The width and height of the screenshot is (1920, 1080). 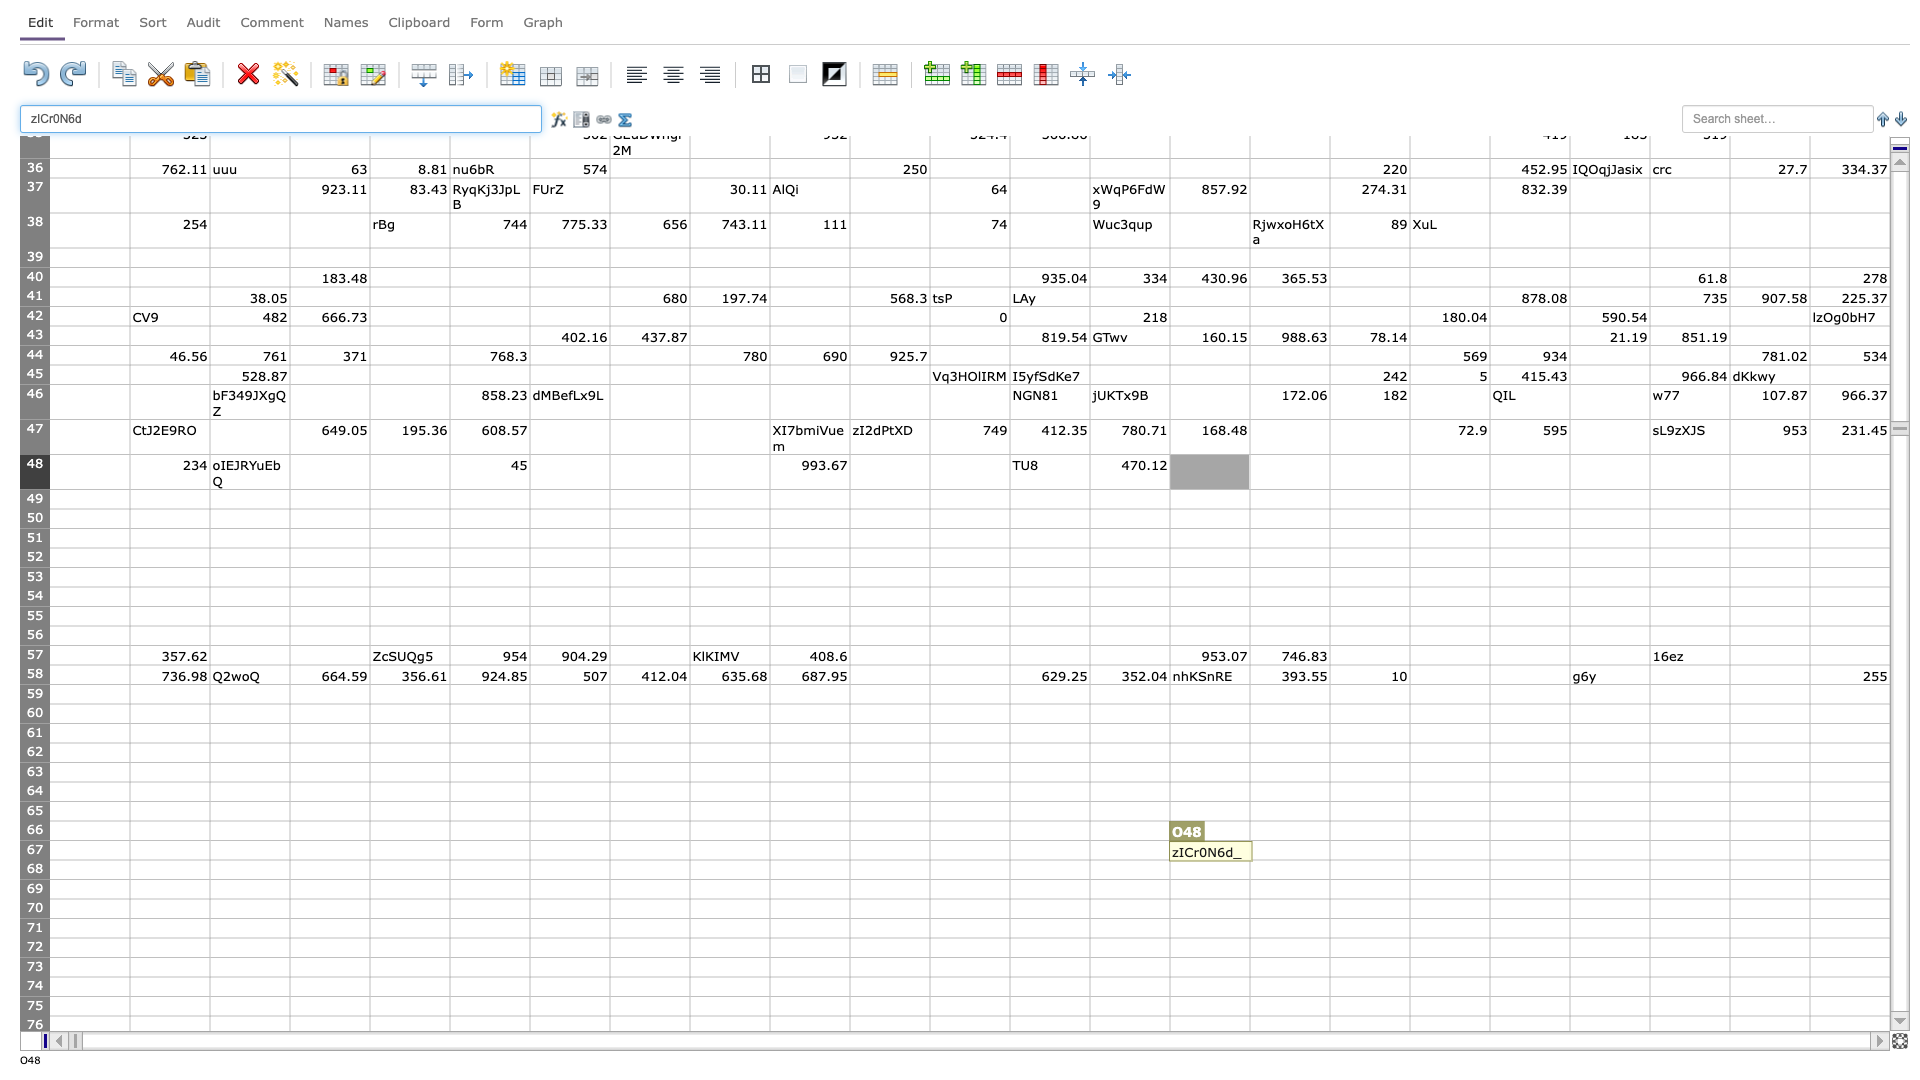 I want to click on Fill point of cell T68, so click(x=1650, y=878).